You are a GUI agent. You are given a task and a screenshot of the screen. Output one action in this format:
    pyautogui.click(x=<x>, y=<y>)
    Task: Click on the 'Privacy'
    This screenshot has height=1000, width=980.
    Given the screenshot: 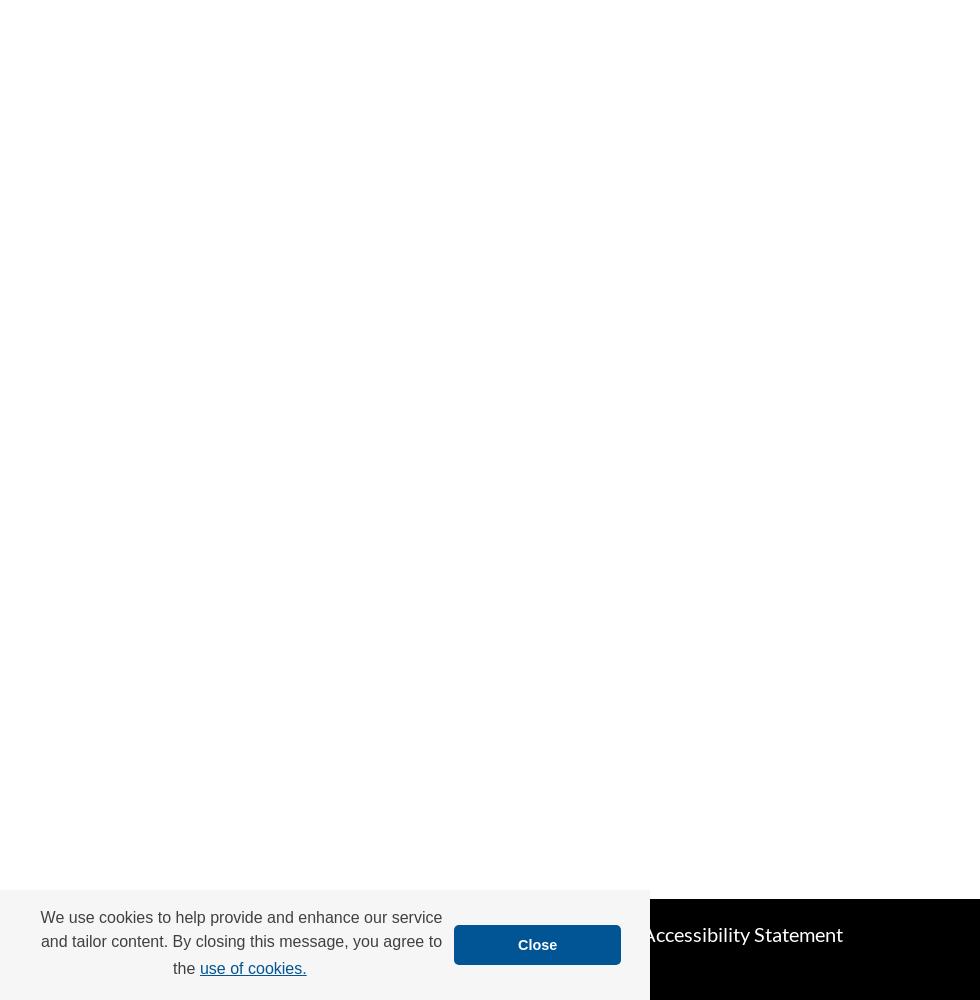 What is the action you would take?
    pyautogui.click(x=297, y=974)
    